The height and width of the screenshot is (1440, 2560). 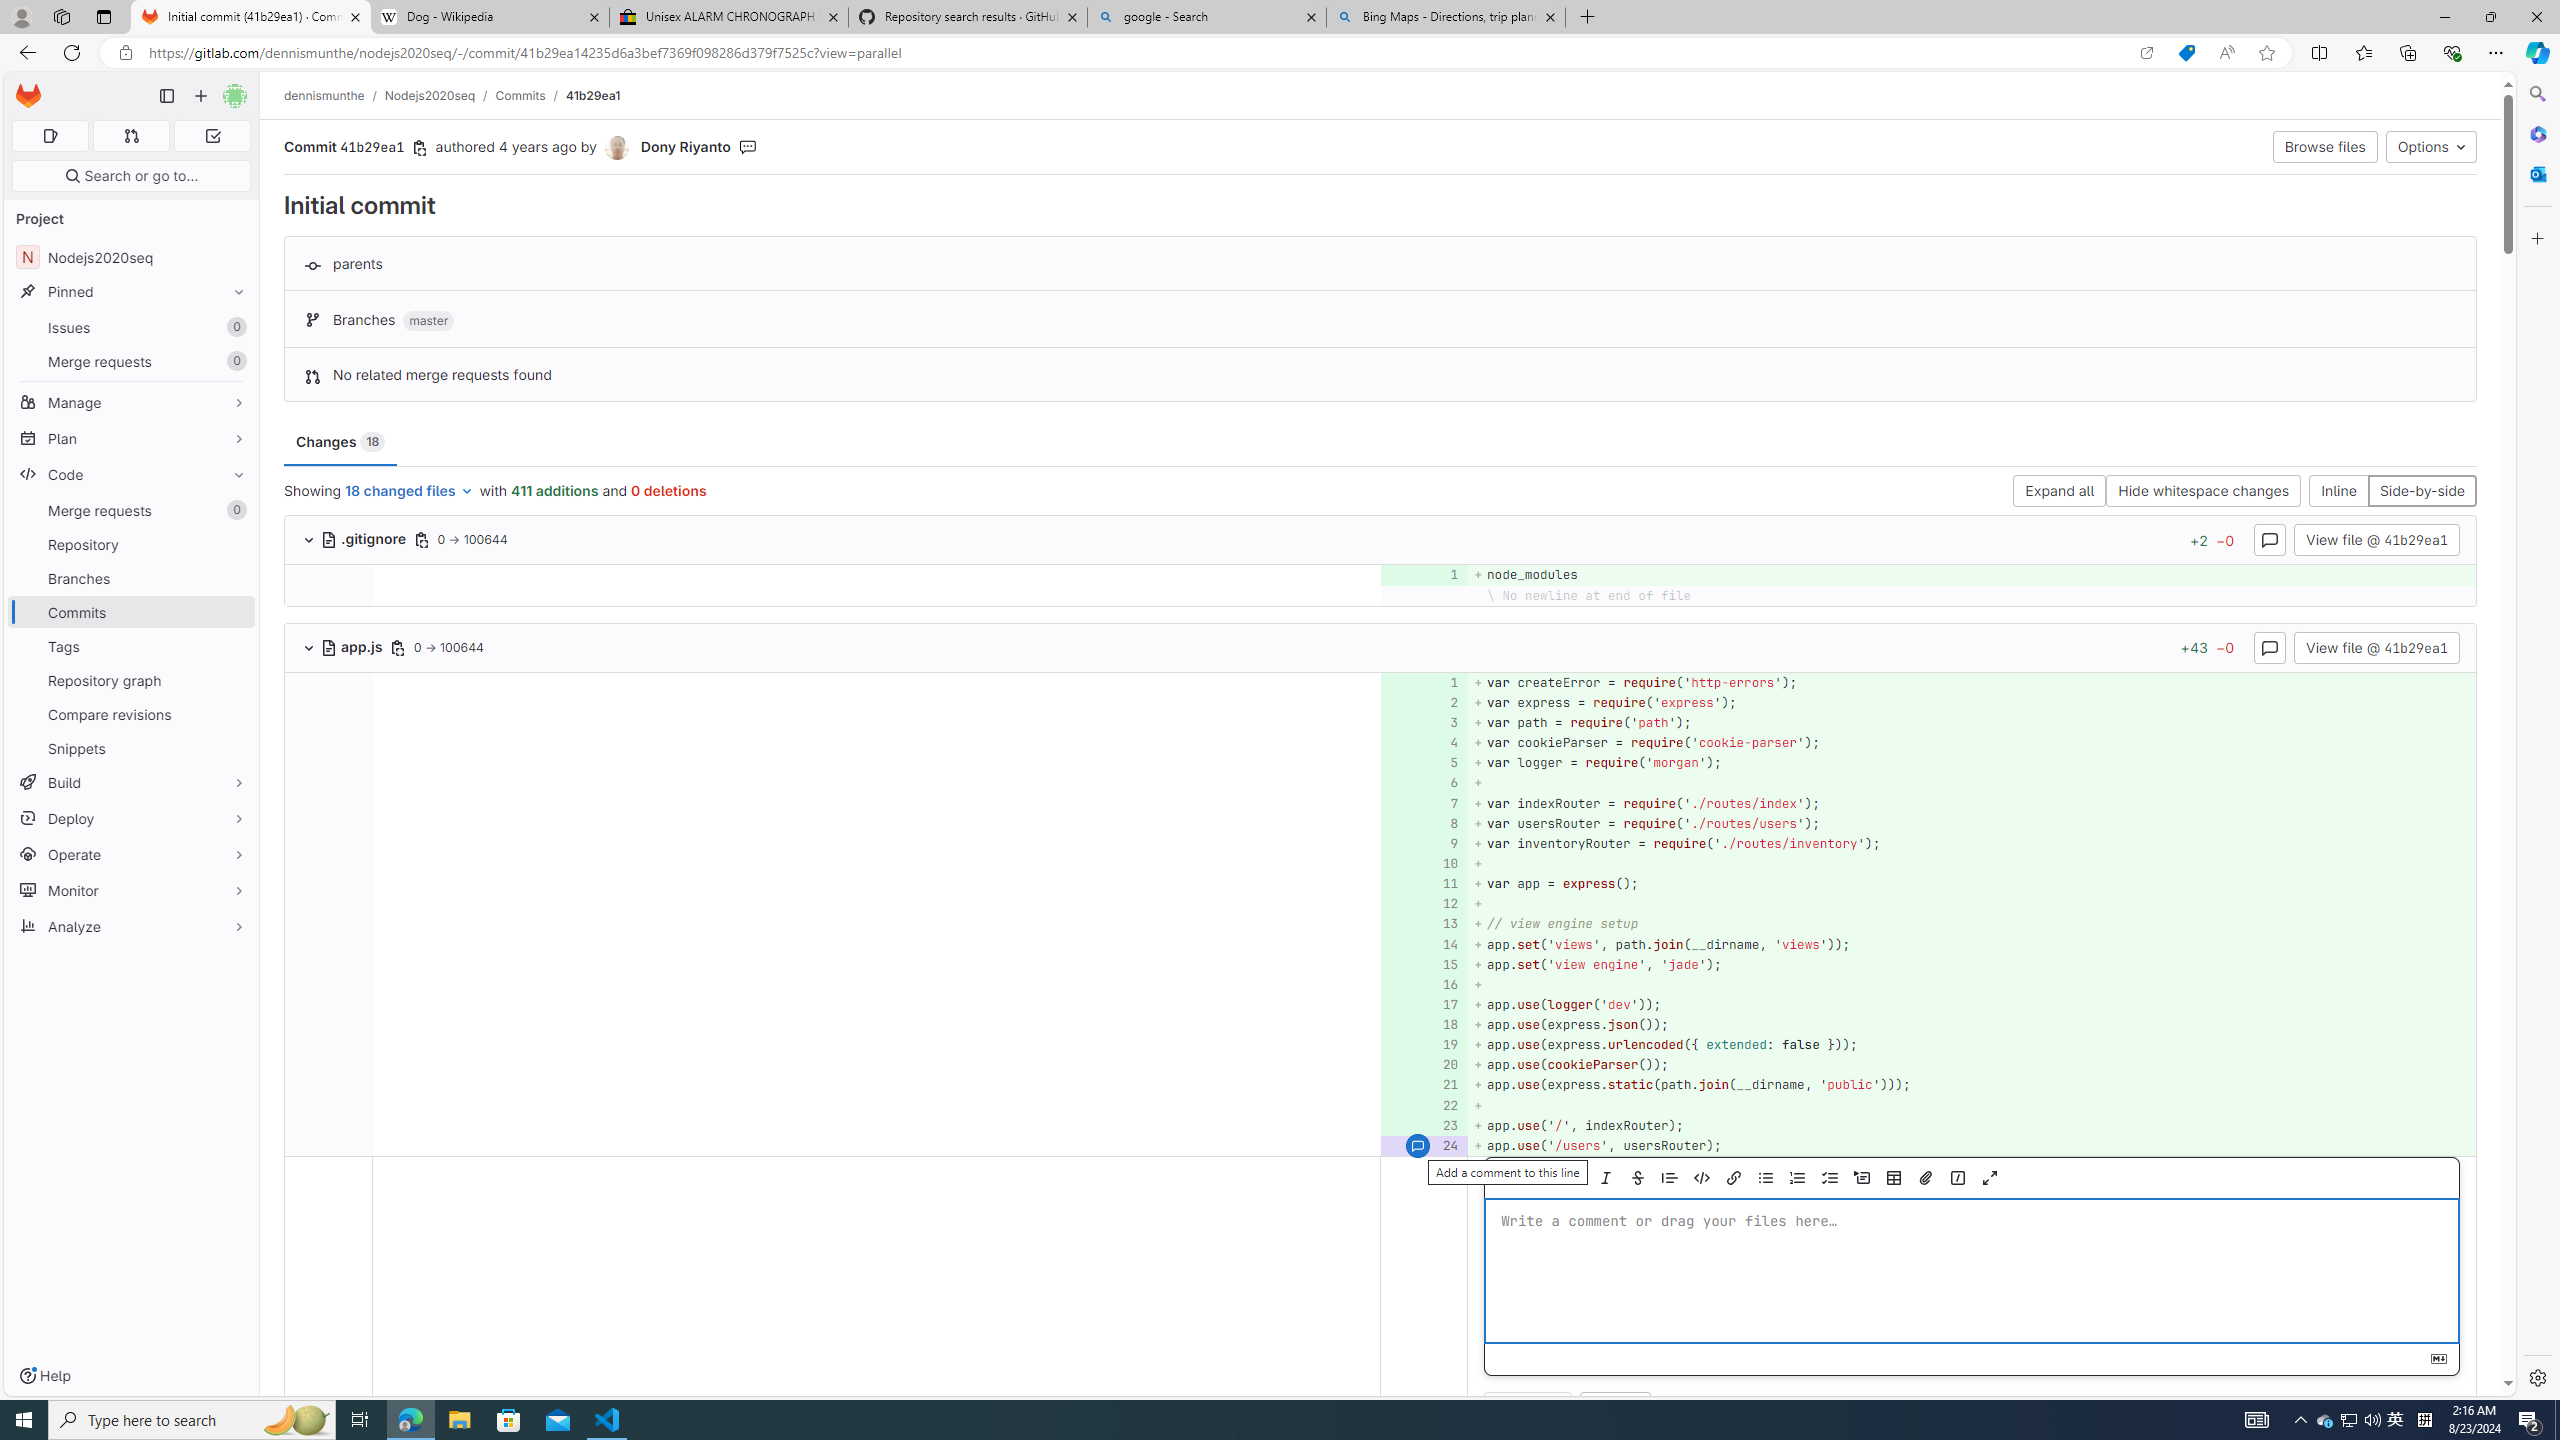 I want to click on 'app.js ', so click(x=352, y=646).